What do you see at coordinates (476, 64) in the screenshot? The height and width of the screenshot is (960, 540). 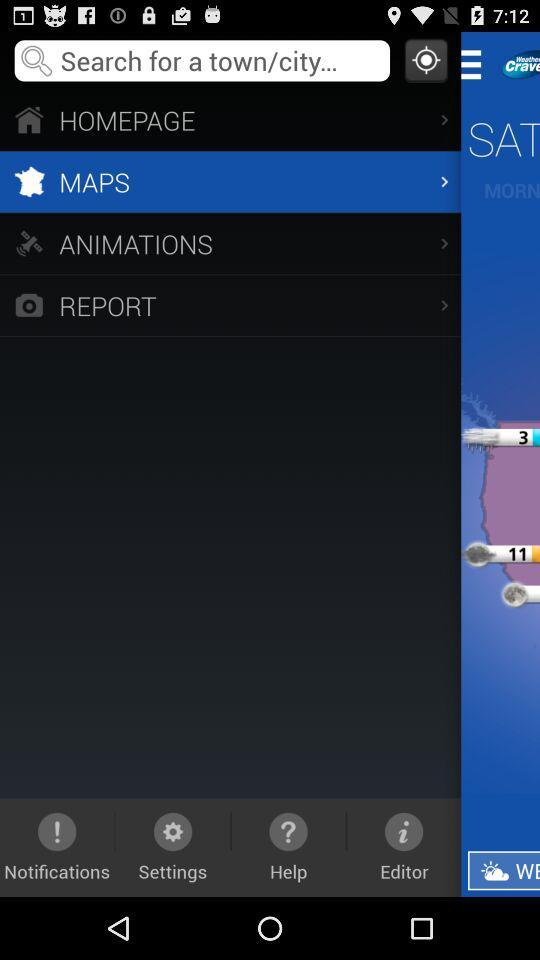 I see `item next to the homepage item` at bounding box center [476, 64].